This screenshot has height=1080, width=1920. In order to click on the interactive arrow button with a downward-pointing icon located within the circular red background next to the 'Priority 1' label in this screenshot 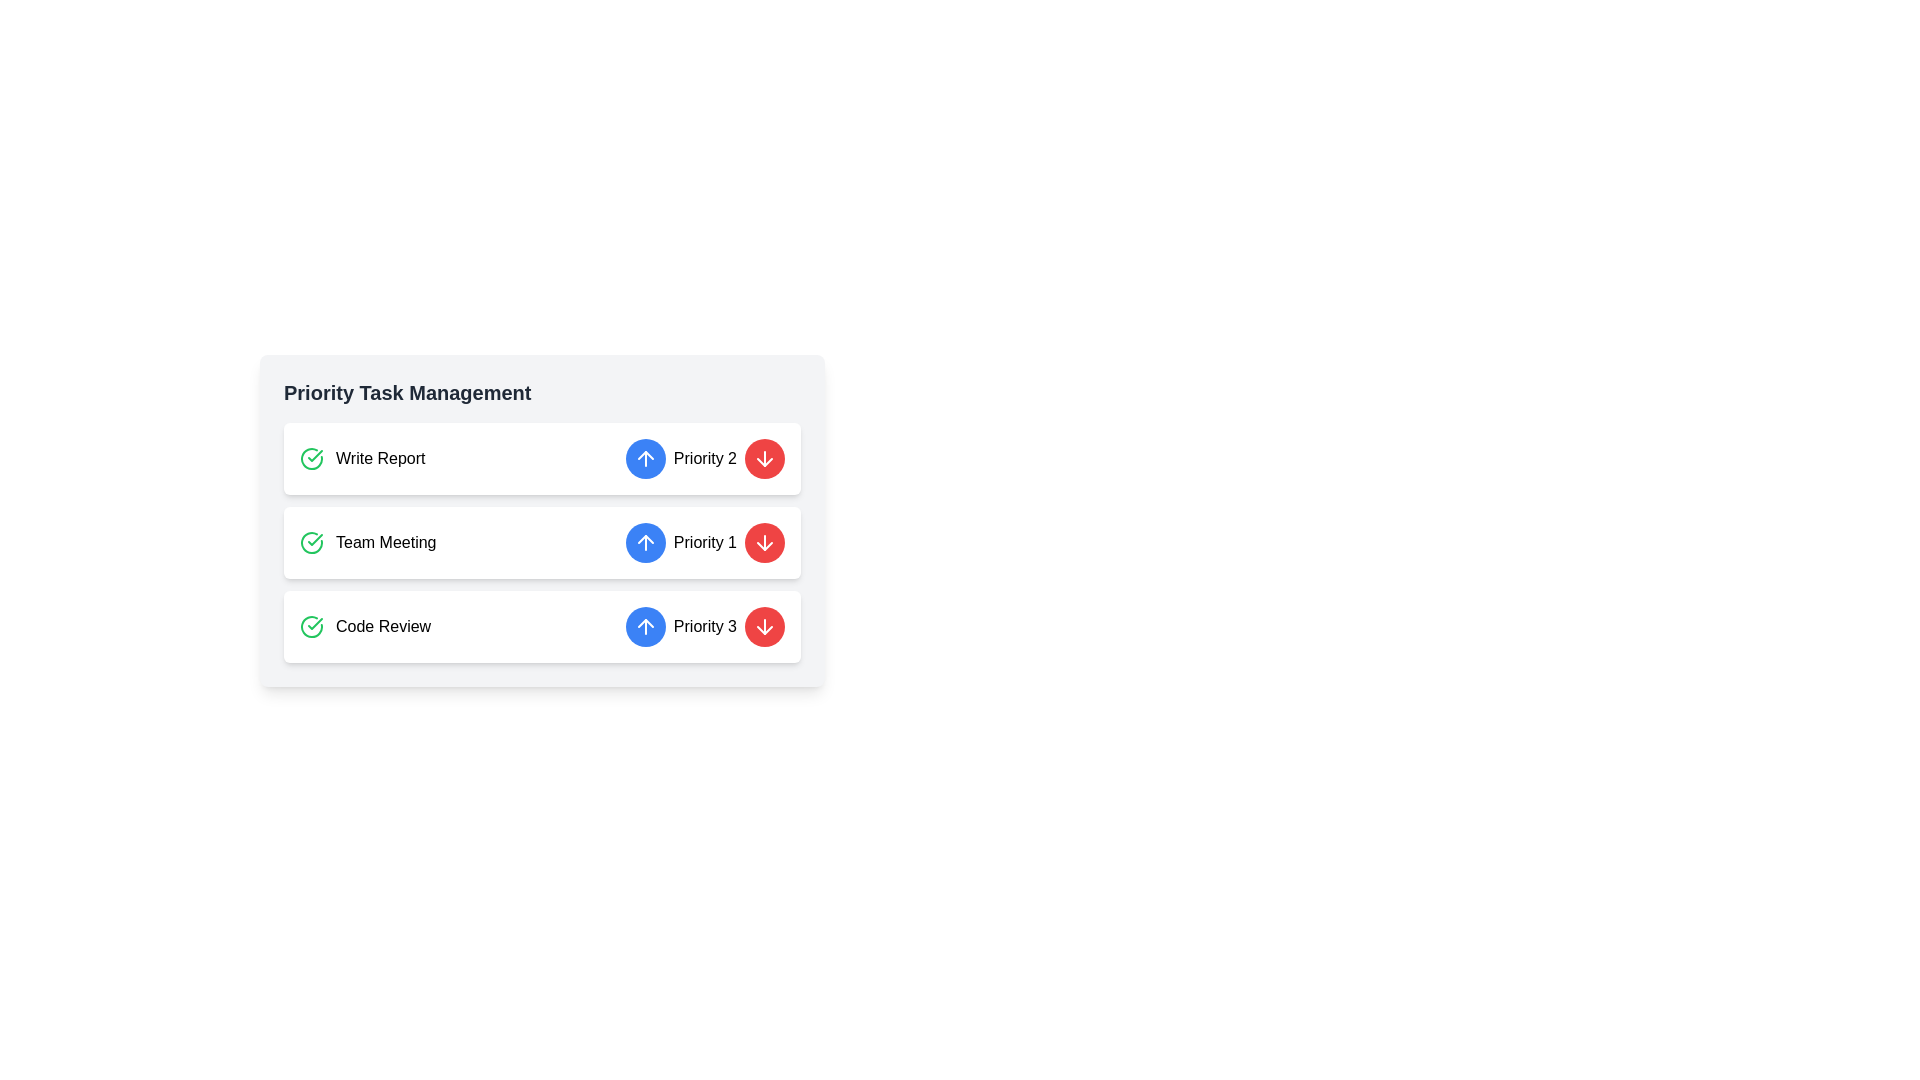, I will do `click(763, 459)`.